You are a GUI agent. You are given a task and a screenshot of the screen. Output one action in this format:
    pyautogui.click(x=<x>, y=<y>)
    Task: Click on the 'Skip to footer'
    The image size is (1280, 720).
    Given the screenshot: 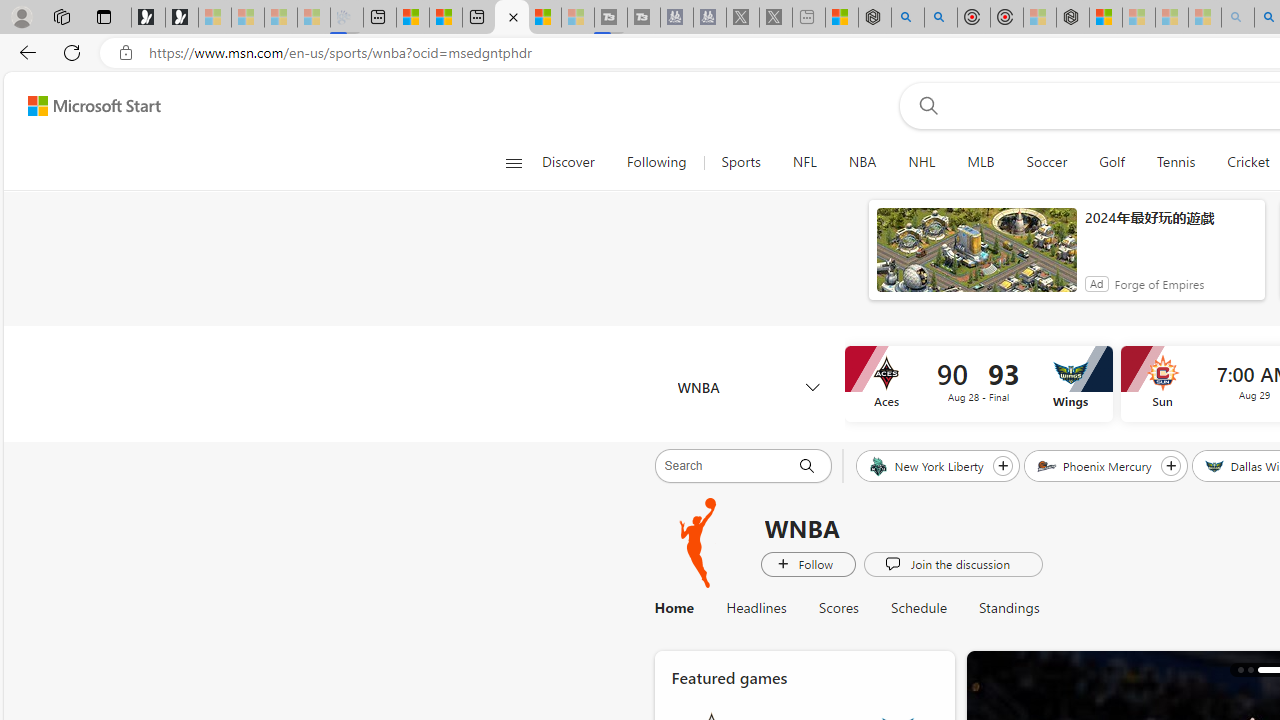 What is the action you would take?
    pyautogui.click(x=81, y=105)
    